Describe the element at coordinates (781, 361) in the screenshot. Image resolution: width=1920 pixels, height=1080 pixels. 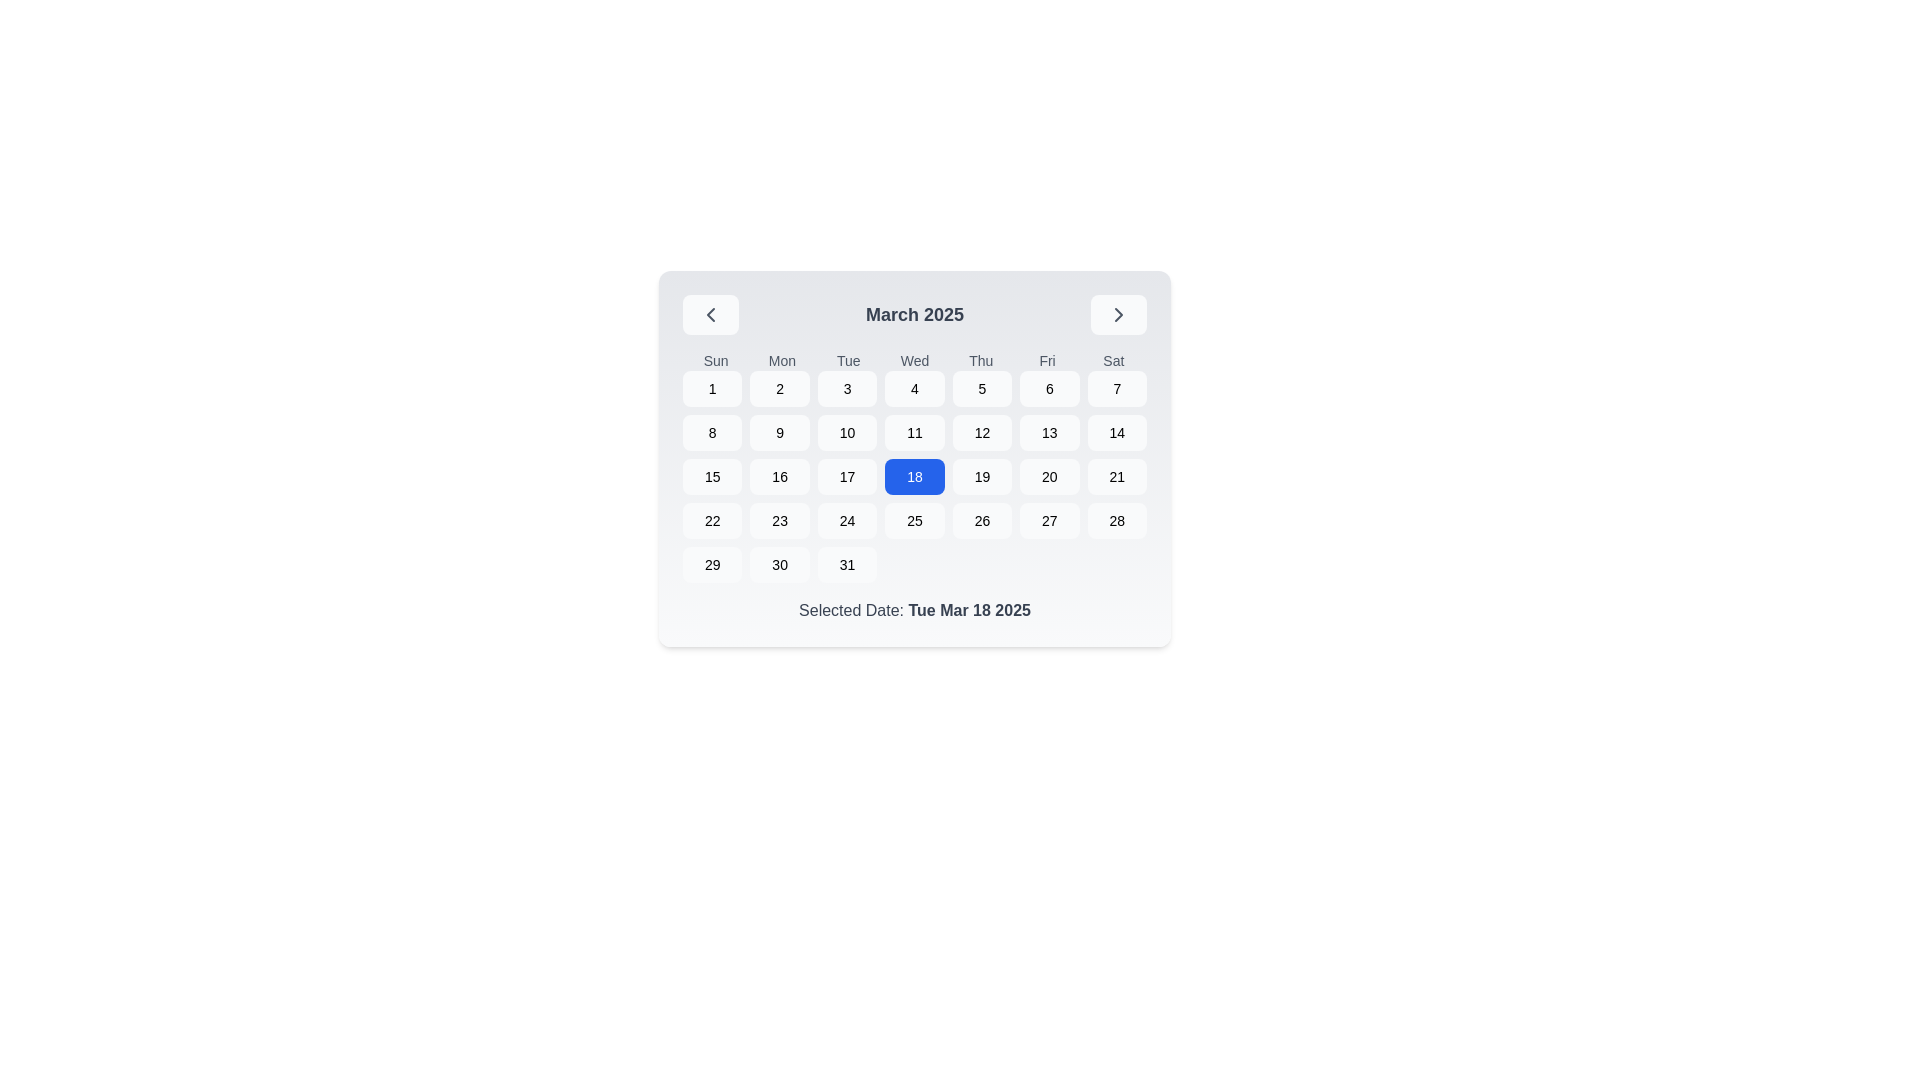
I see `the text label 'Mon' which is the second item in the row of day labels at the top of the calendar interface` at that location.